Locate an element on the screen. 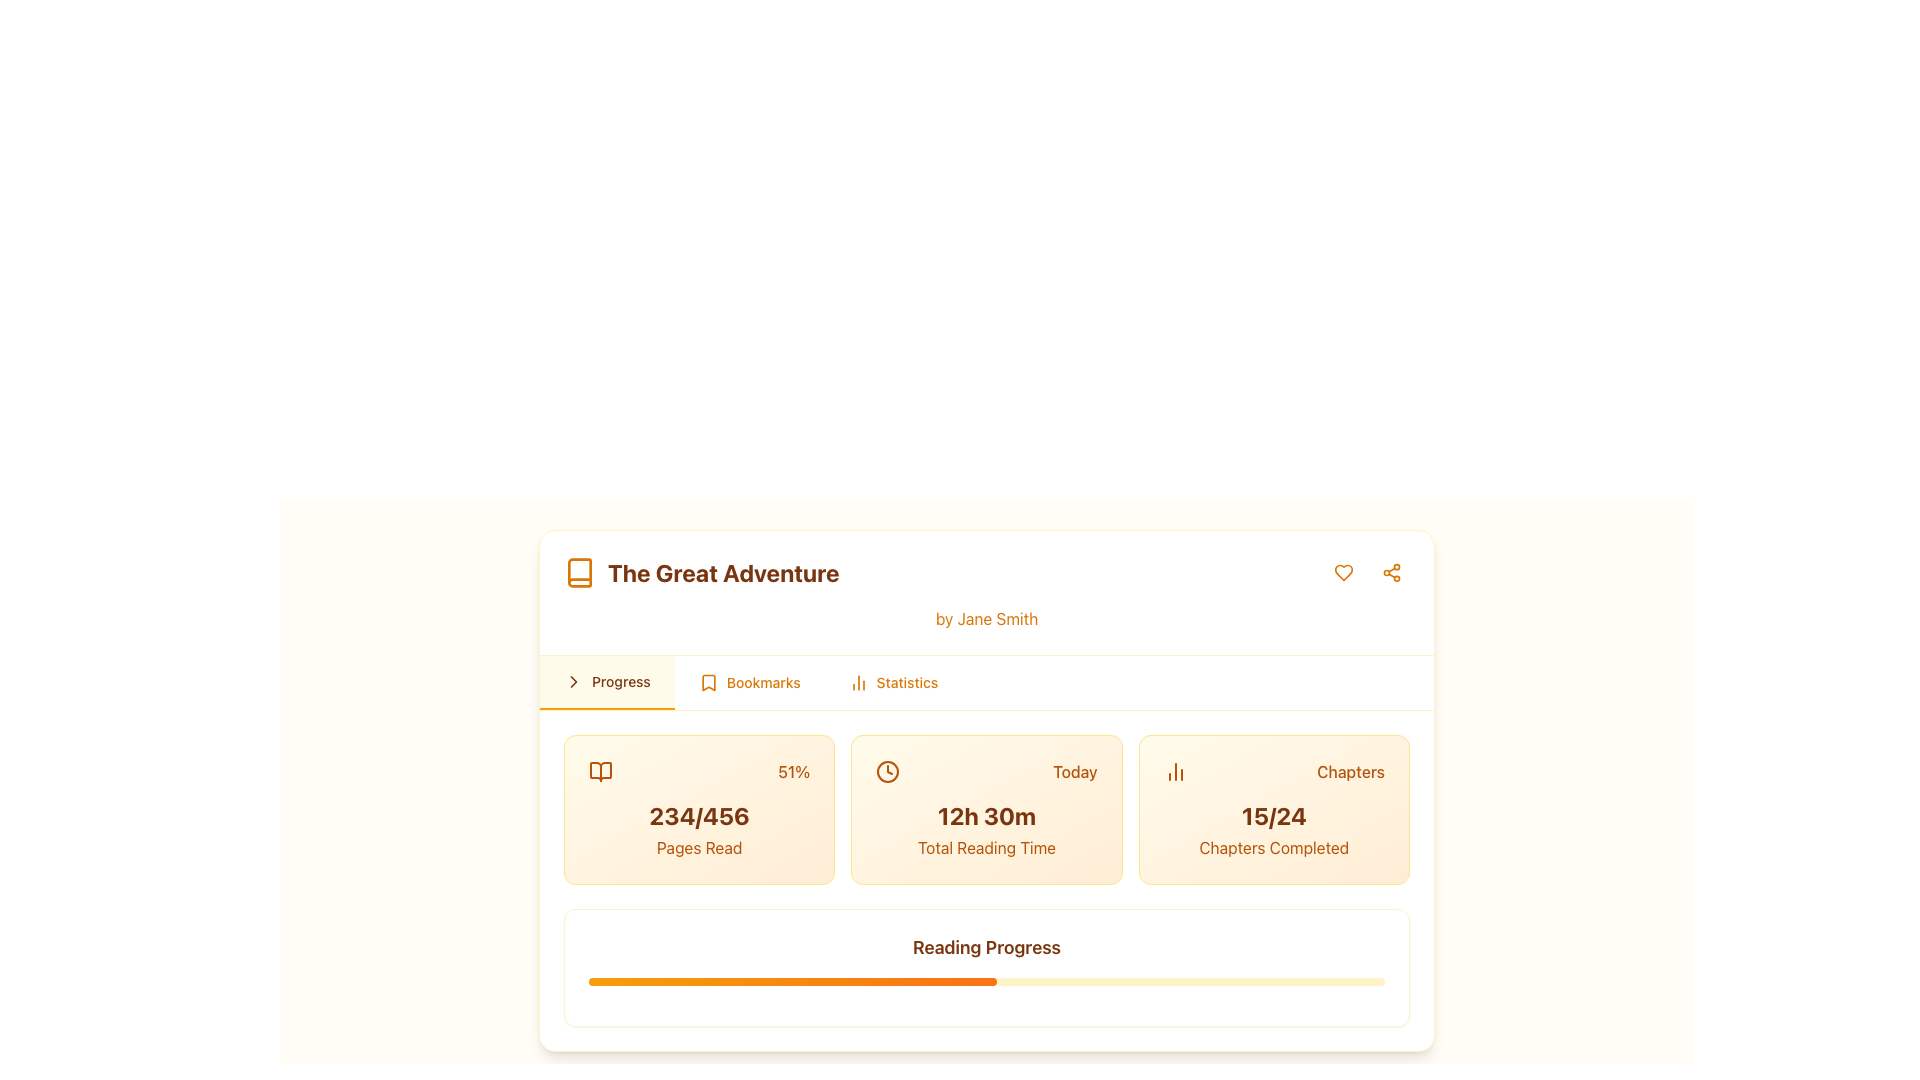 The image size is (1920, 1080). the share button located at the top-right corner of the card labeled 'The Great Adventure' to share the content is located at coordinates (1391, 573).